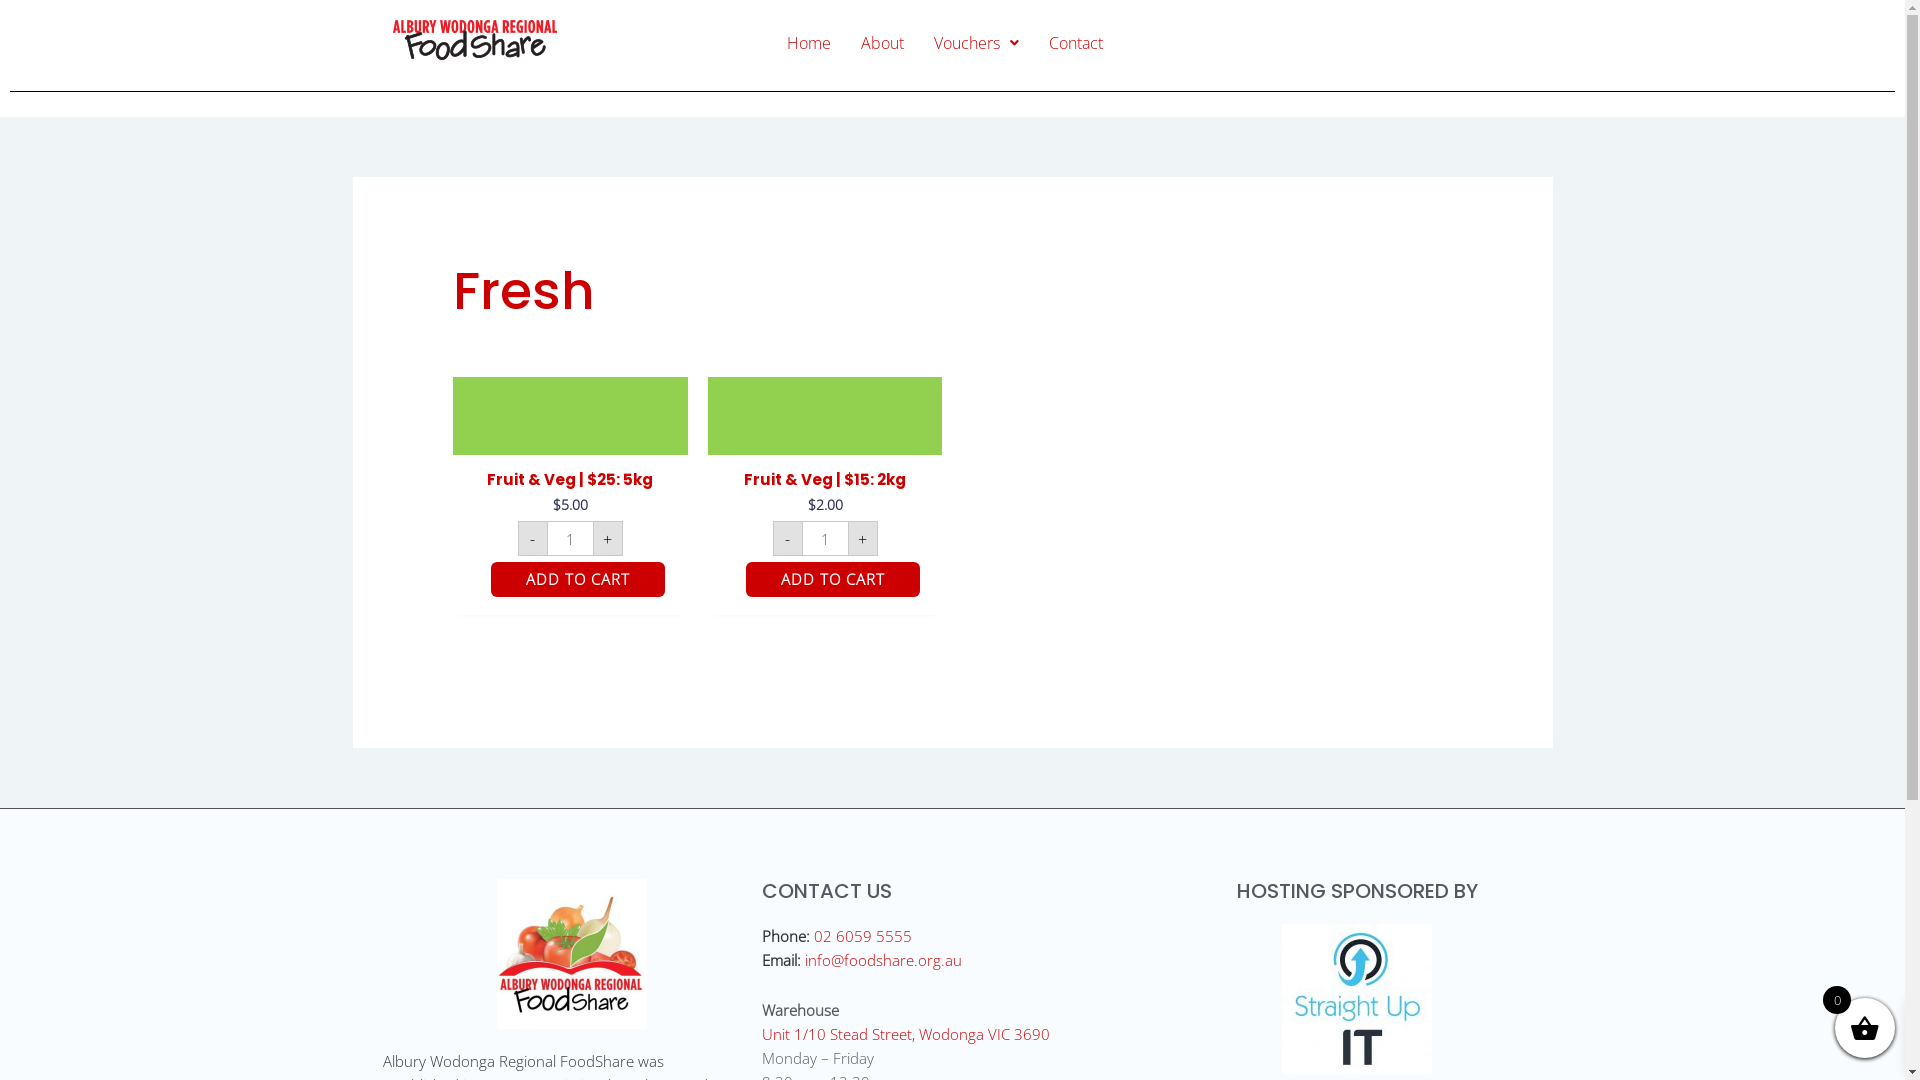 This screenshot has width=1920, height=1080. Describe the element at coordinates (786, 537) in the screenshot. I see `'-'` at that location.